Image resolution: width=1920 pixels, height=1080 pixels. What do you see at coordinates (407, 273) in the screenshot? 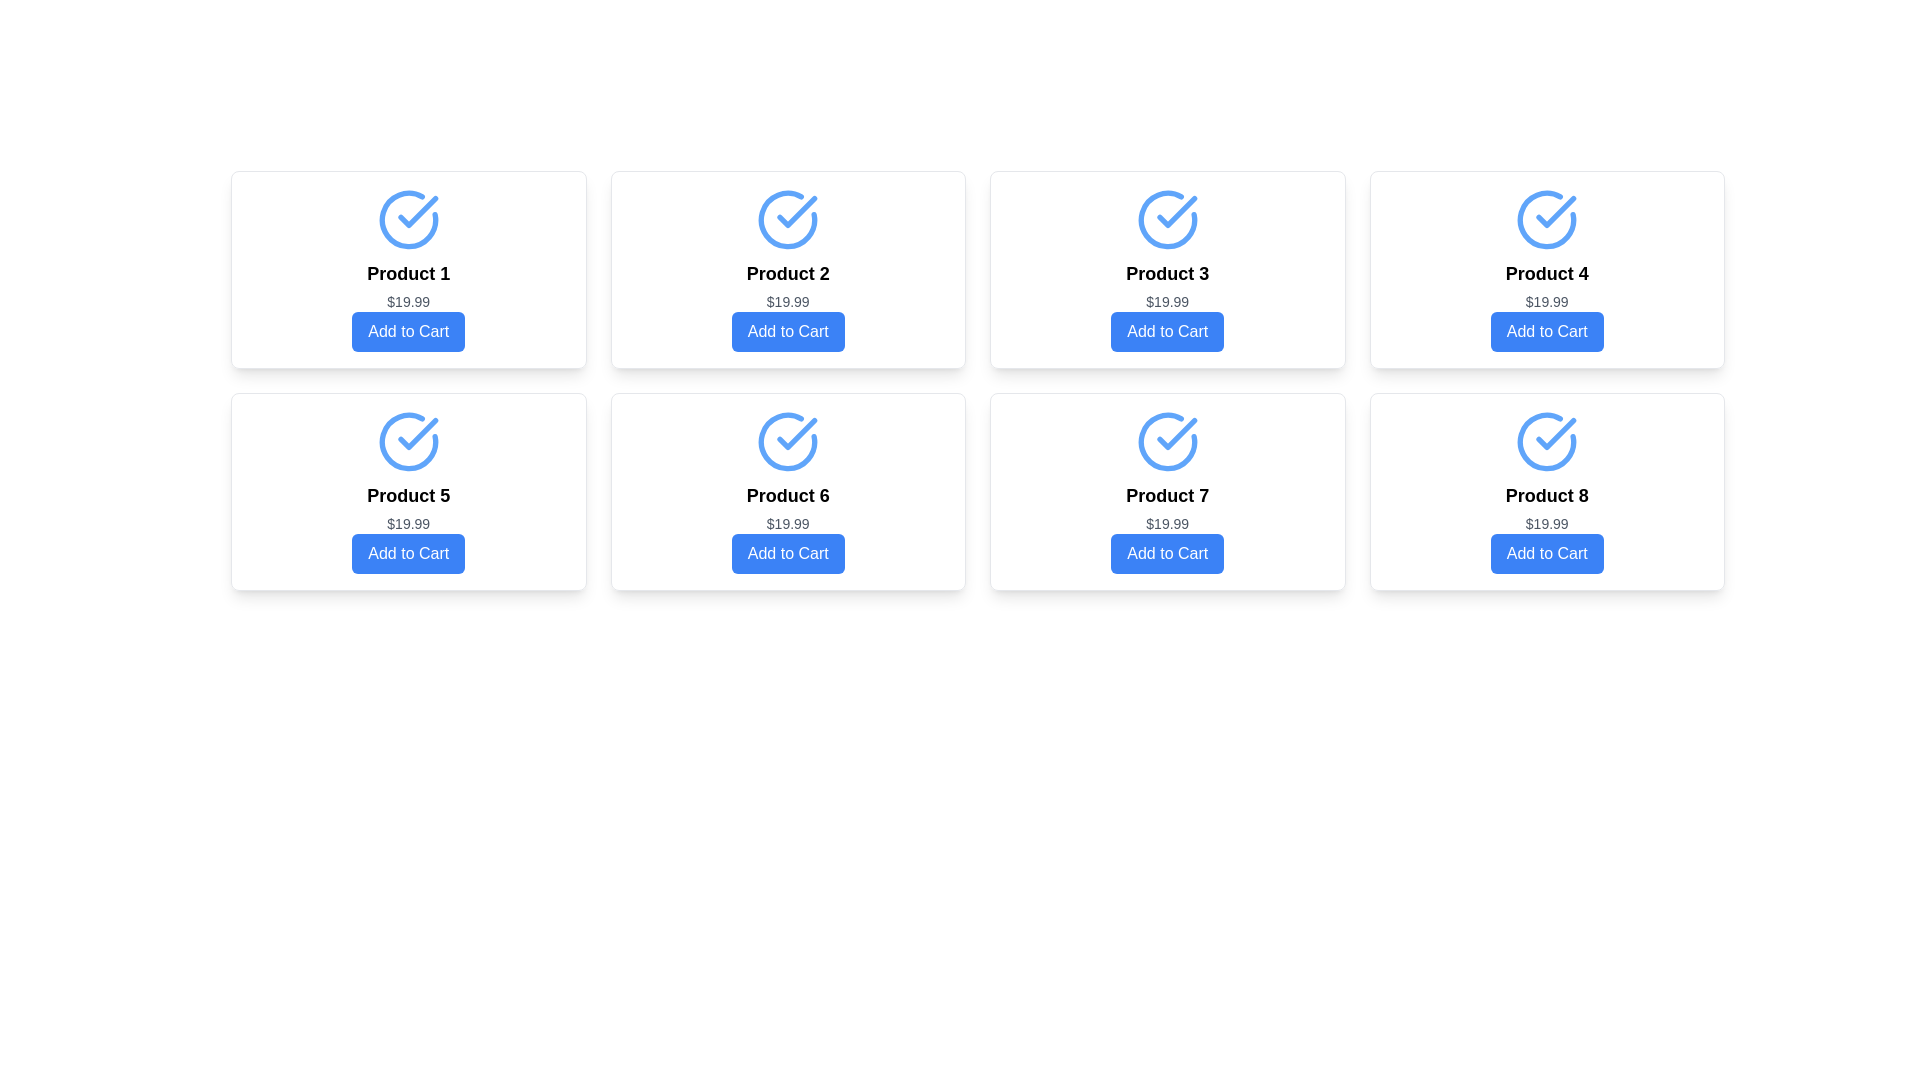
I see `text from the product title label located in the top-left corner of the product card, positioned between the product icon above and the price below` at bounding box center [407, 273].